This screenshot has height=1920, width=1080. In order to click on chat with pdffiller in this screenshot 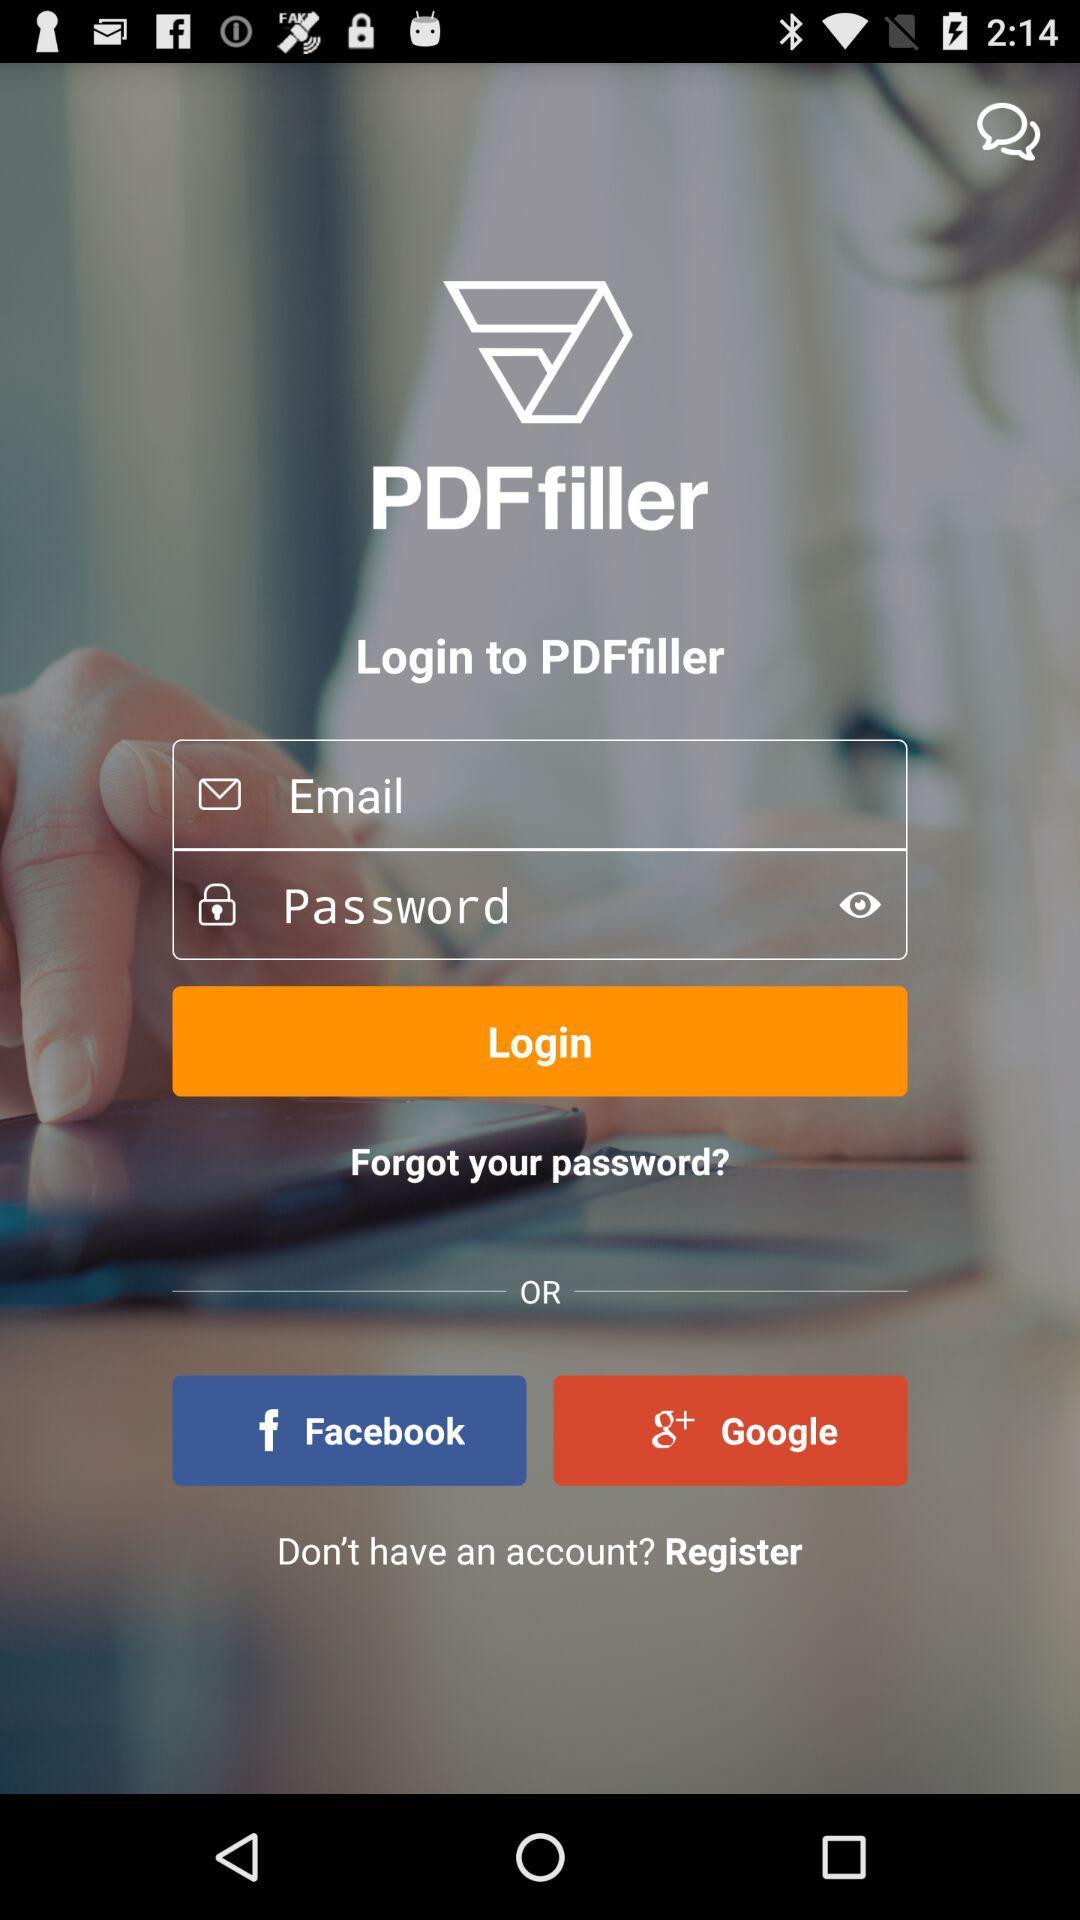, I will do `click(1008, 130)`.